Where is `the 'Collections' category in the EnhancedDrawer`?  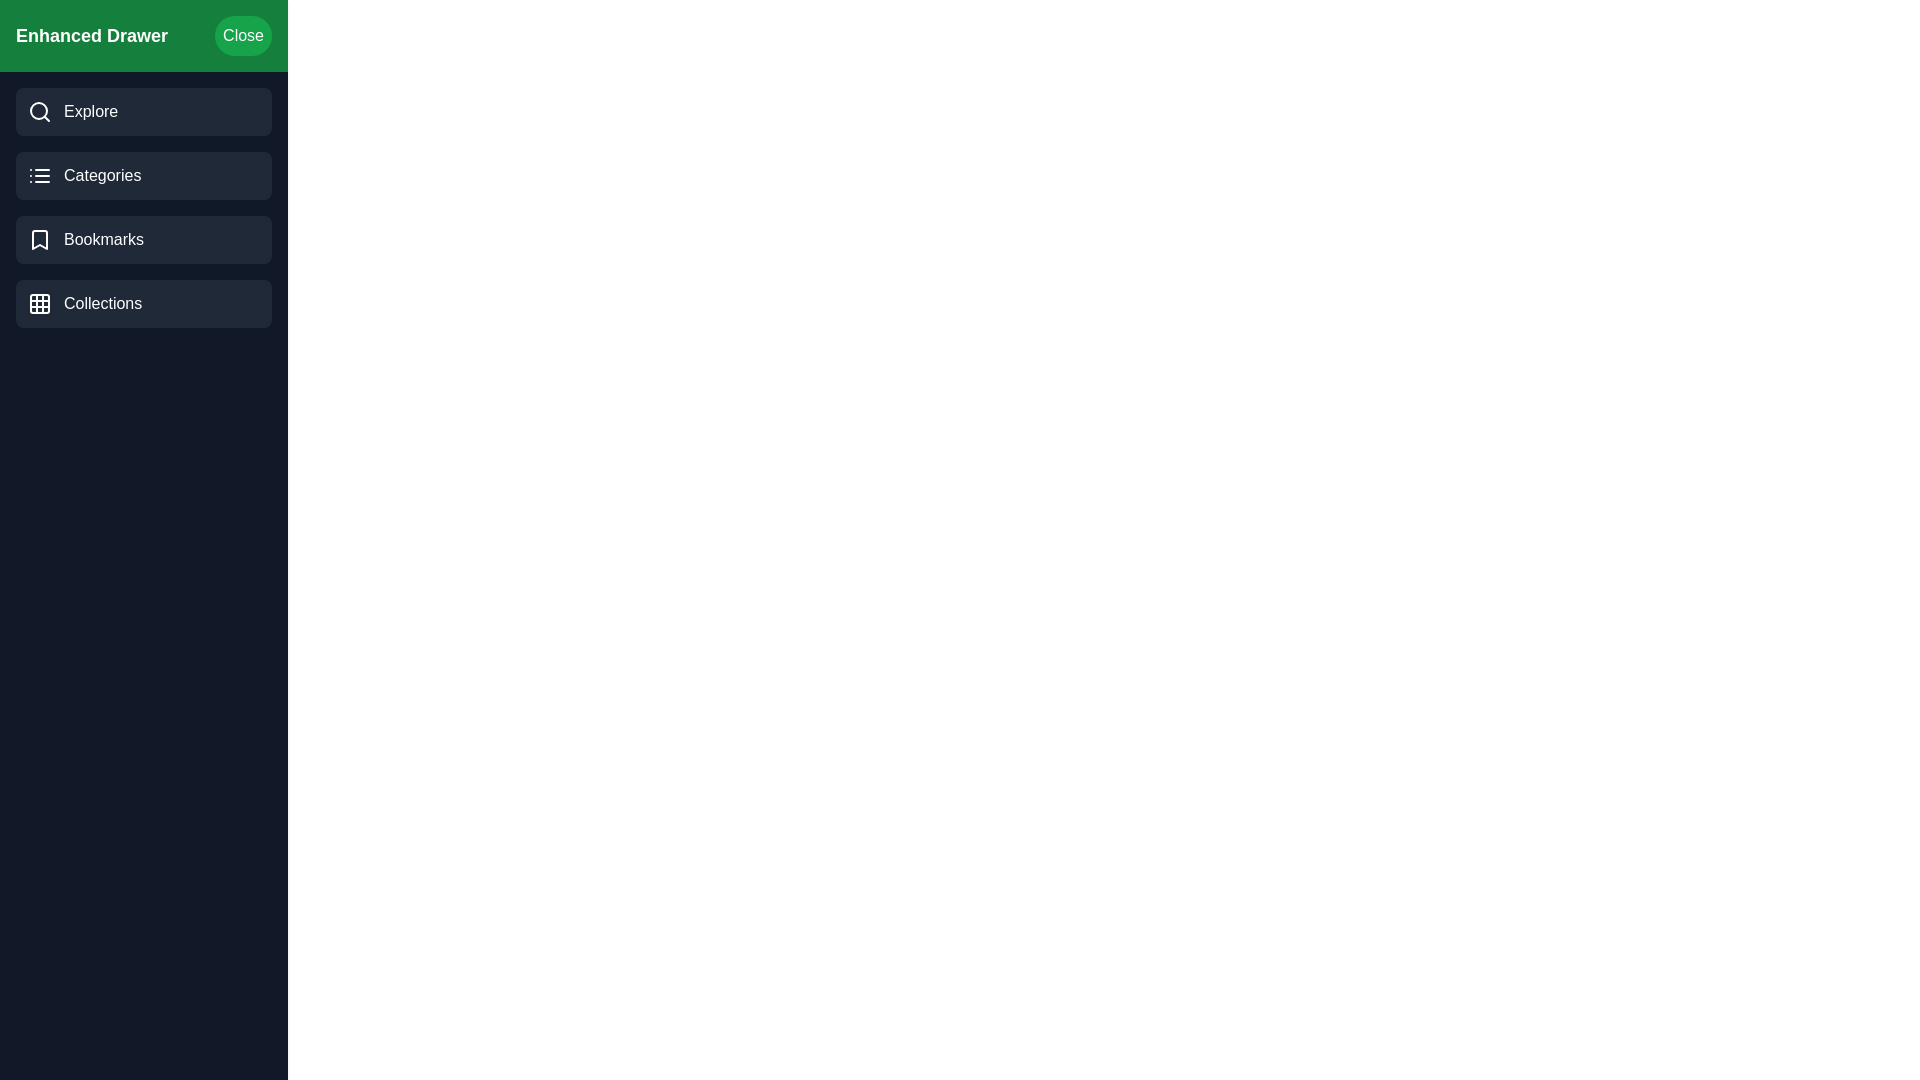
the 'Collections' category in the EnhancedDrawer is located at coordinates (143, 304).